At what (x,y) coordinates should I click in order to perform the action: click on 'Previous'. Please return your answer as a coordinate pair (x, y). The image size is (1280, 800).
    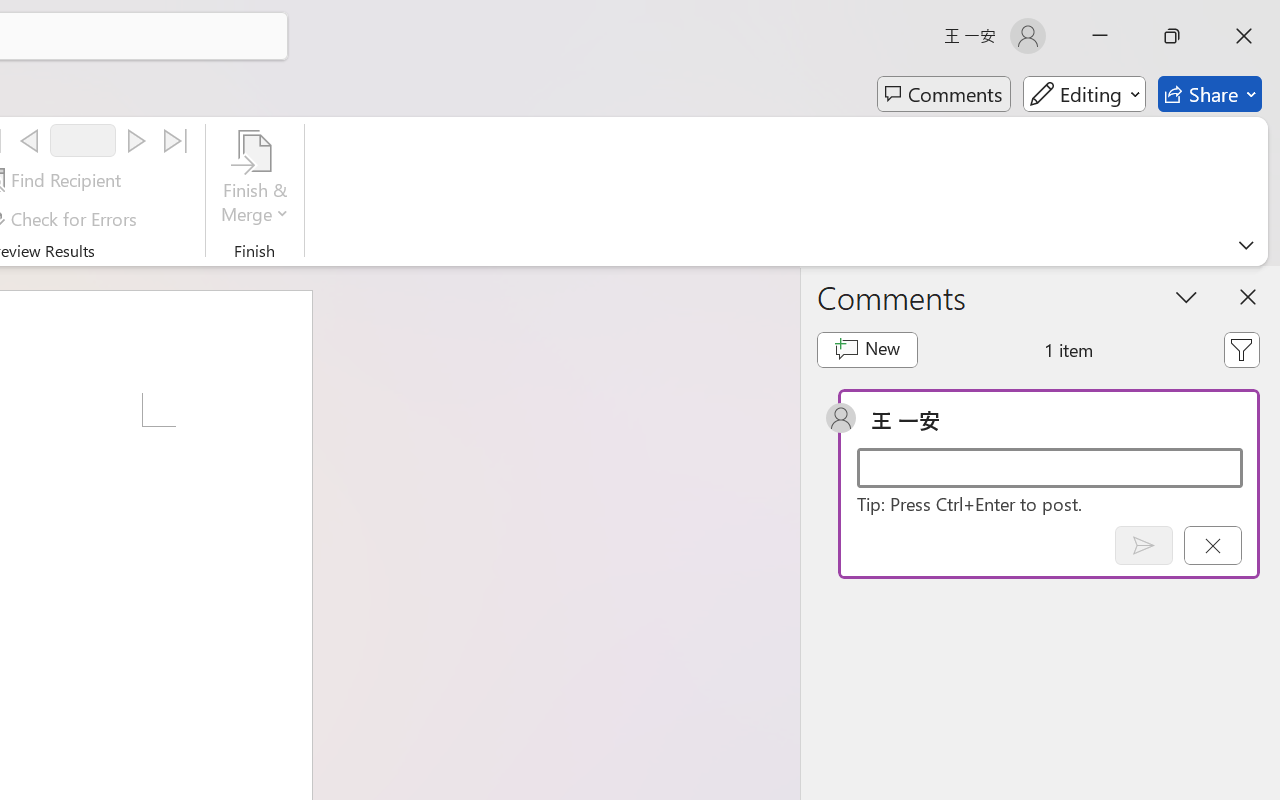
    Looking at the image, I should click on (29, 141).